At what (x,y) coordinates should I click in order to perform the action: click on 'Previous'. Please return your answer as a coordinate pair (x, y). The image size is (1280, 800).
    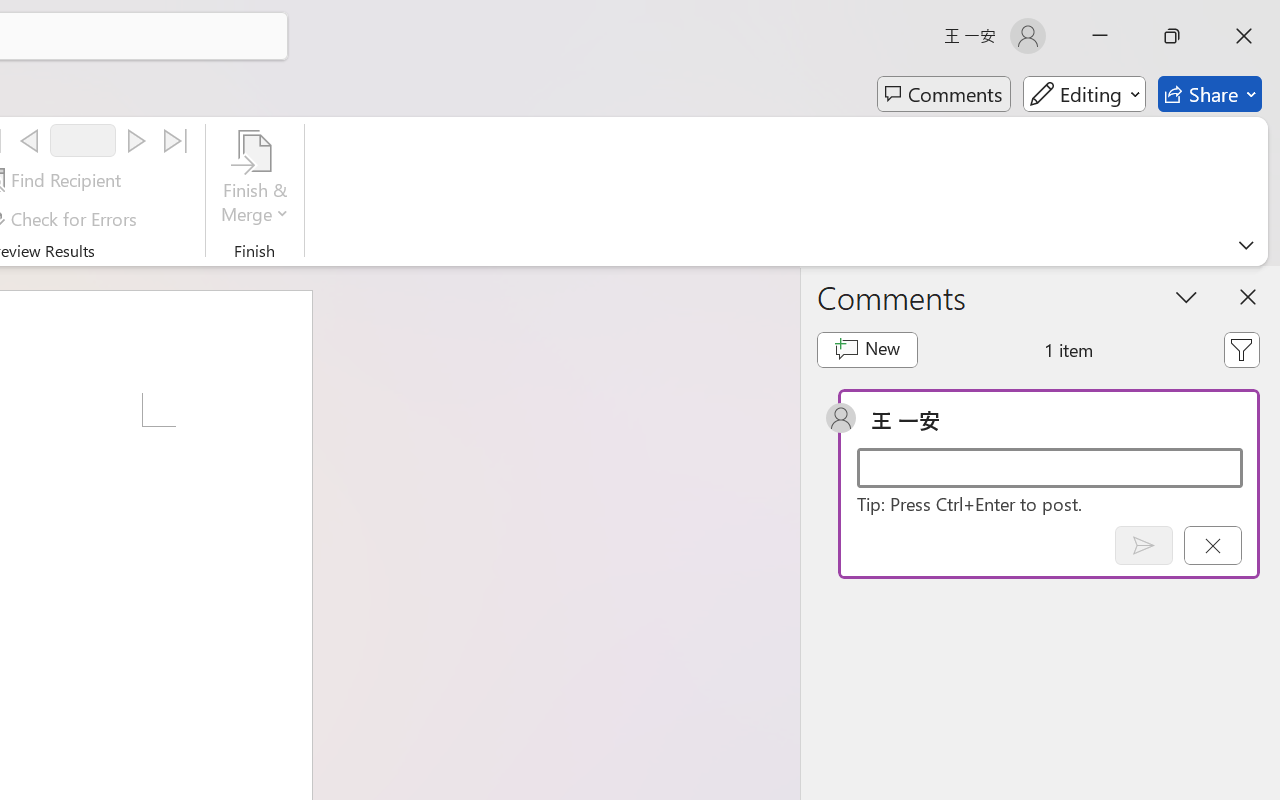
    Looking at the image, I should click on (29, 141).